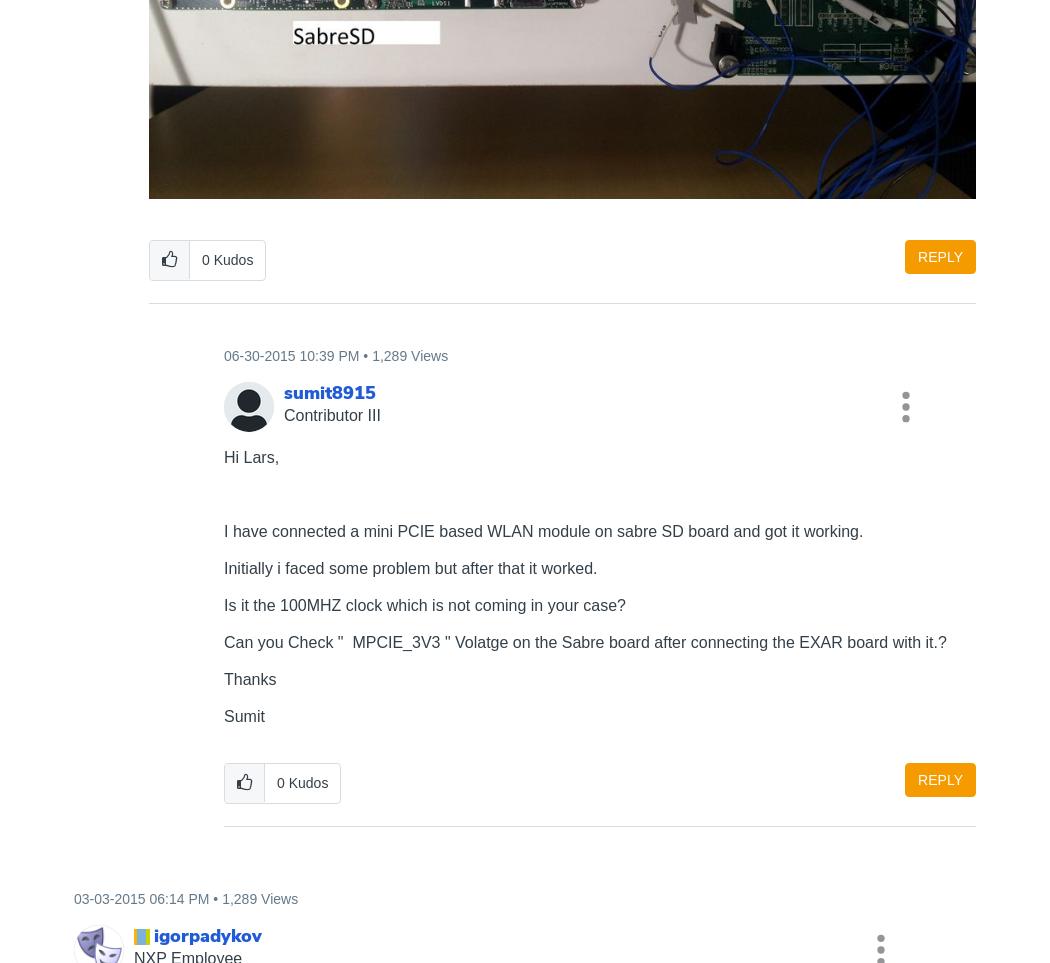  Describe the element at coordinates (147, 896) in the screenshot. I see `'06:14 PM'` at that location.